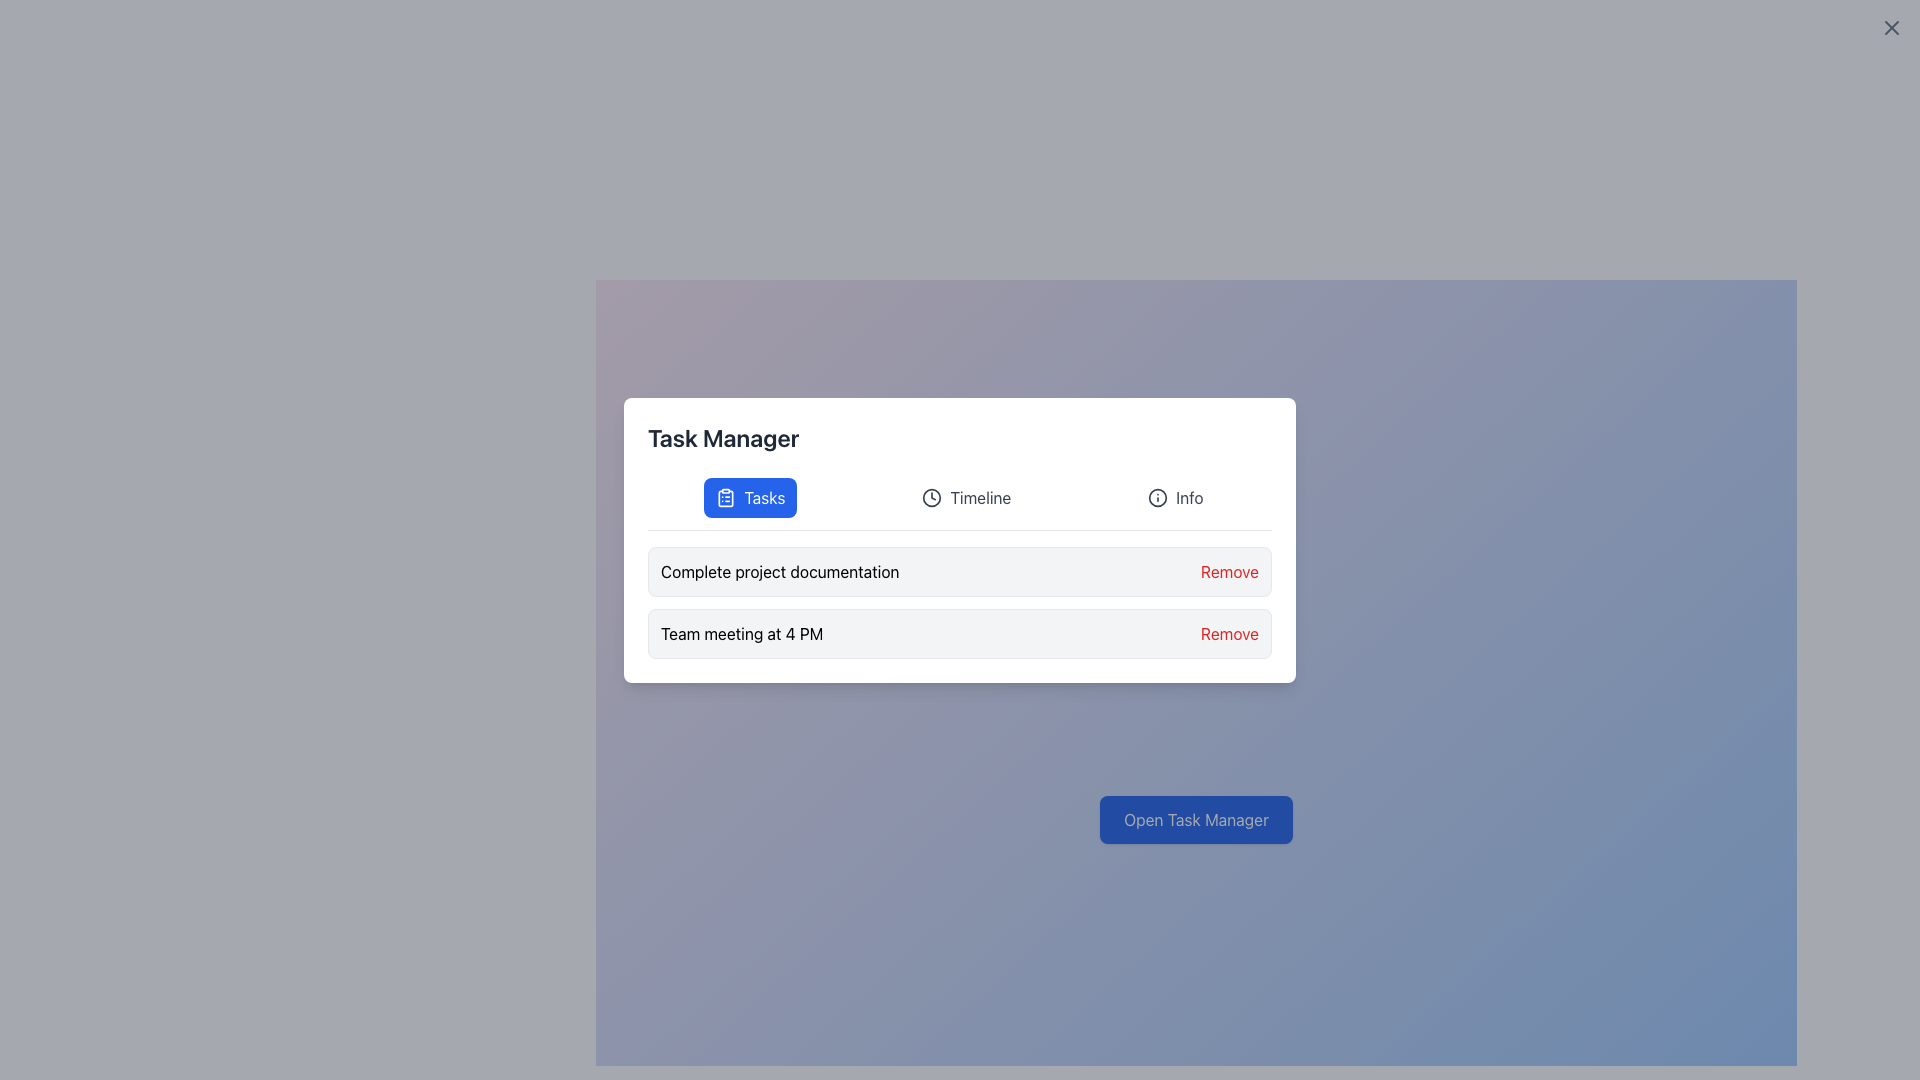 This screenshot has height=1080, width=1920. Describe the element at coordinates (1196, 820) in the screenshot. I see `the 'Task Manager' button using keyboard navigation` at that location.